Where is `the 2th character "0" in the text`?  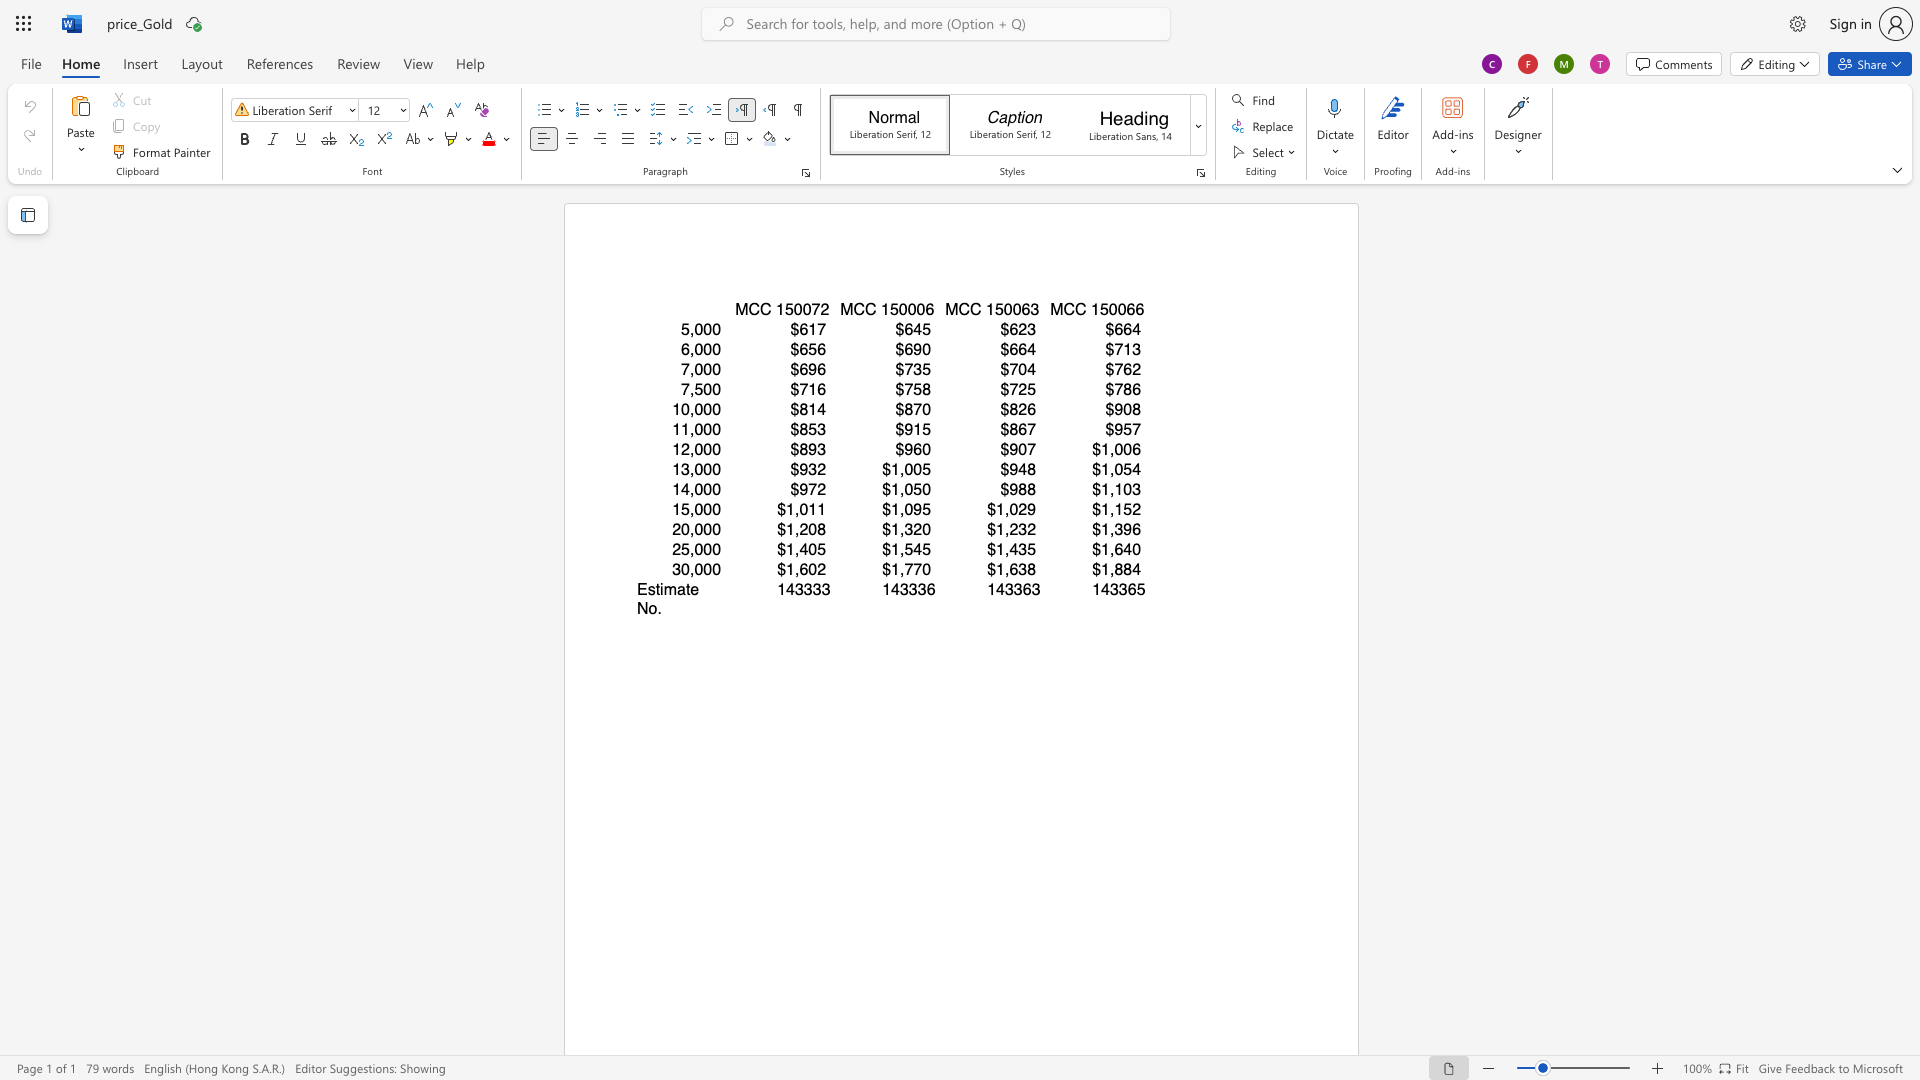 the 2th character "0" in the text is located at coordinates (807, 309).